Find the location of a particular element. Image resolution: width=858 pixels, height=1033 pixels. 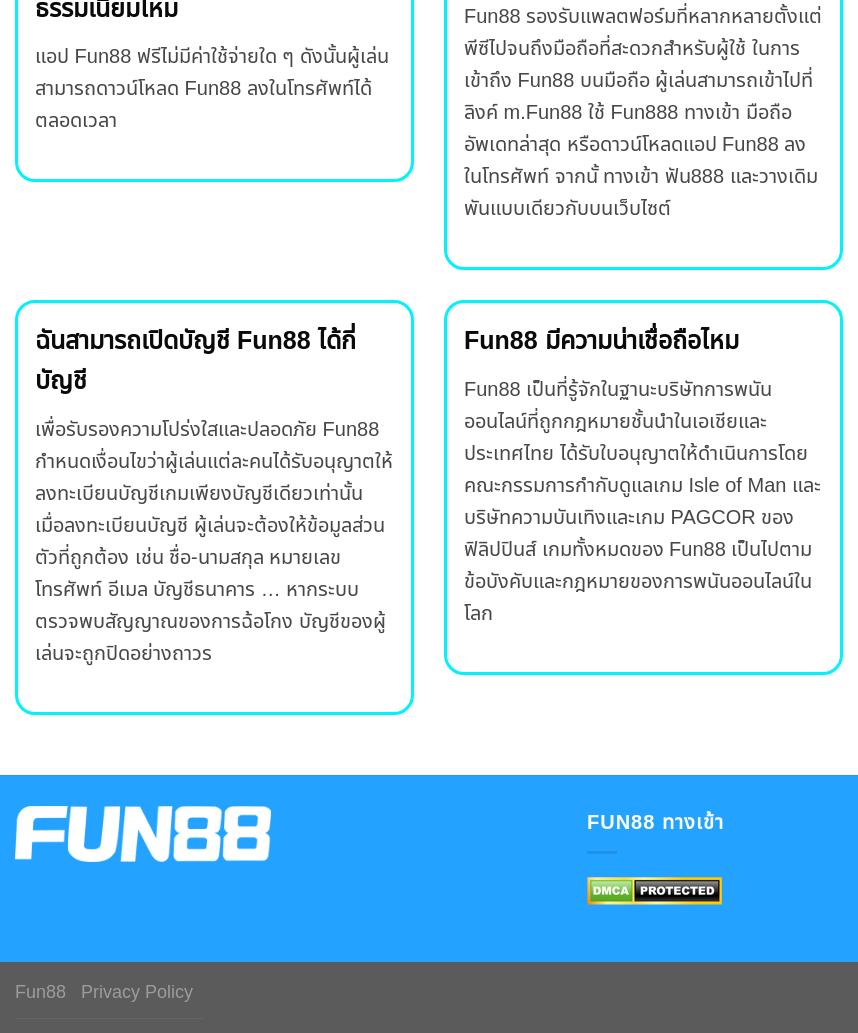

'เพื่อรับรองความโปร่งใสและปลอดภัย Fun88 กำหนดเงื่อนไขว่าผู้เล่นแต่ละคนได้รับอนุญาตให้ลงทะเบียนบัญชีเกมเพียงบัญชีเดียวเท่านั้น เมื่อลงทะเบียนบัญชี ผู้เล่นจะต้องให้ข้อมูลส่วนตัวที่ถูกต้อง เช่น ชื่อ-นามสกุล หมายเลขโทรศัพท์ อีเมล บัญชีธนาคาร … หากระบบตรวจพบสัญญาณของการฉ้อโกง บัญชีของผู้เล่นจะถูกปิดอย่างถาวร' is located at coordinates (213, 538).